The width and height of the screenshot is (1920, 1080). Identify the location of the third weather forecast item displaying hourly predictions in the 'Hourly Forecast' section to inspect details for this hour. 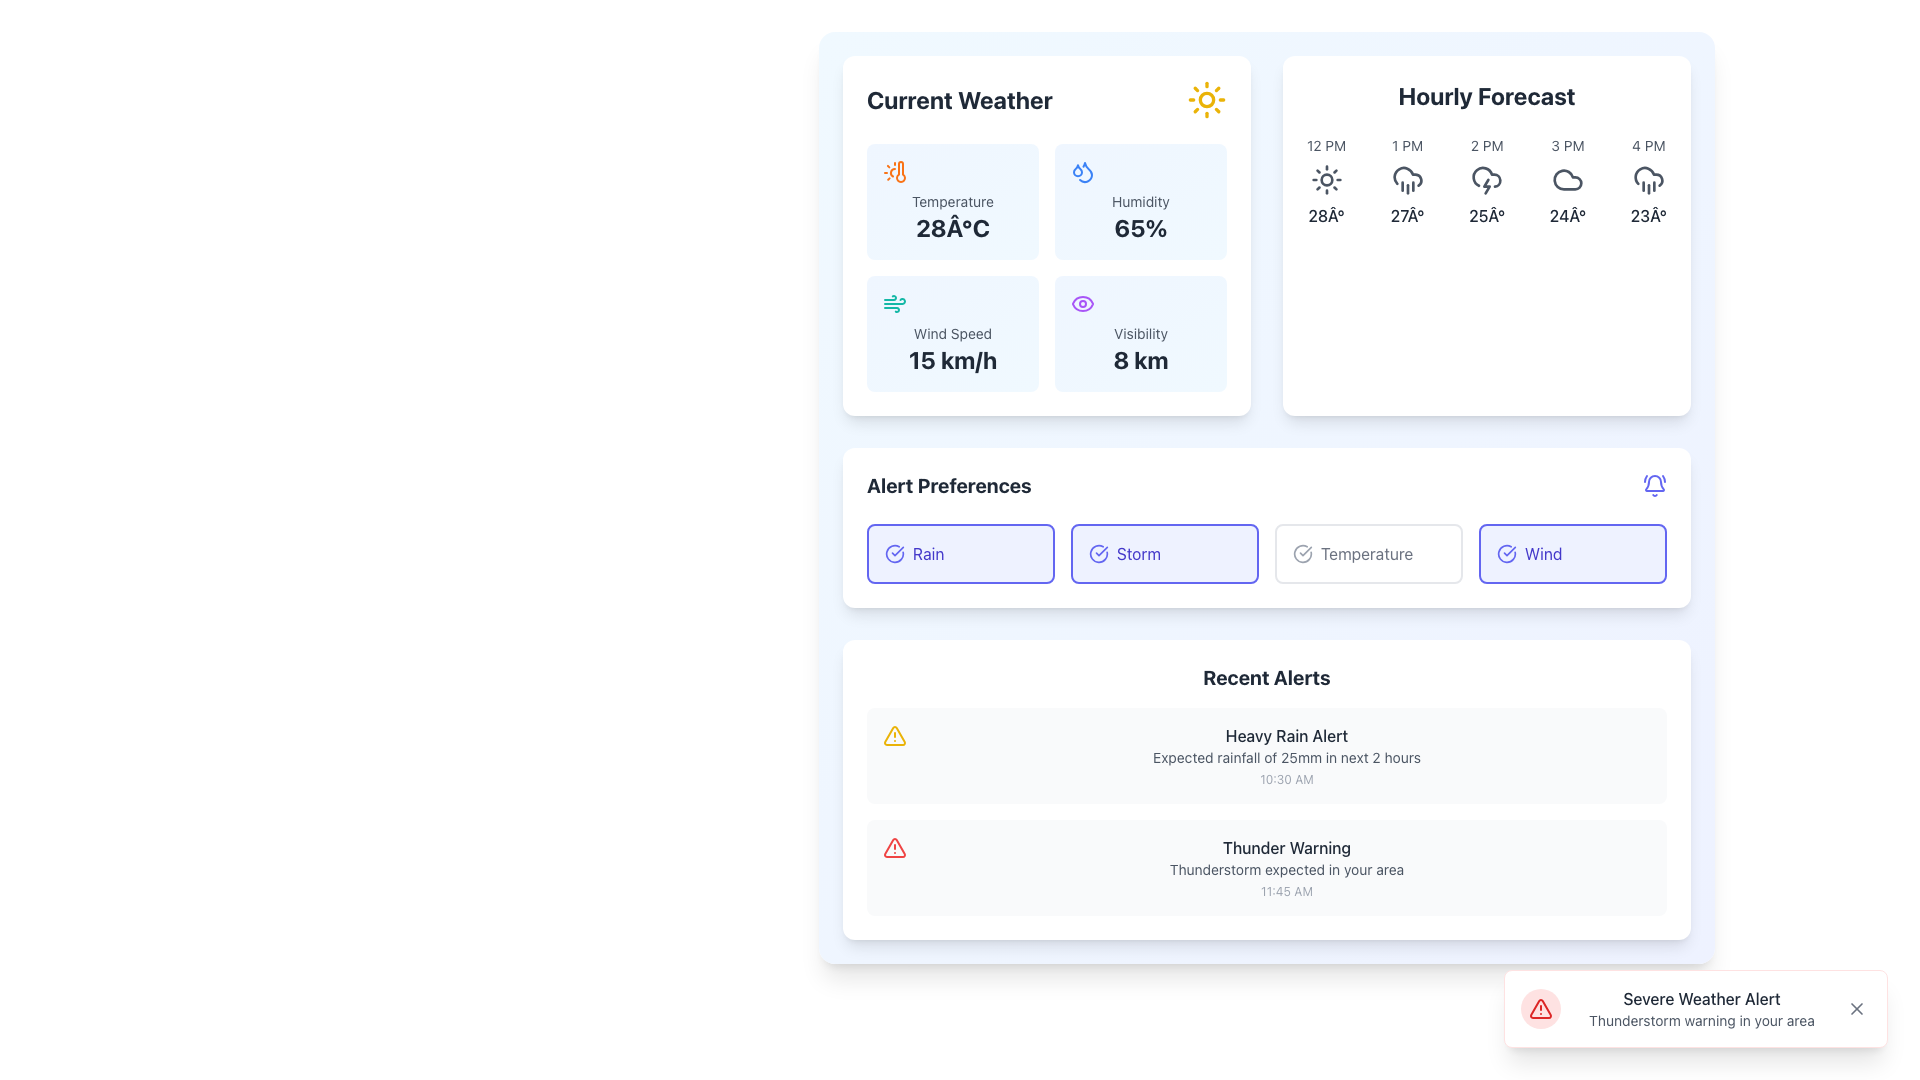
(1487, 181).